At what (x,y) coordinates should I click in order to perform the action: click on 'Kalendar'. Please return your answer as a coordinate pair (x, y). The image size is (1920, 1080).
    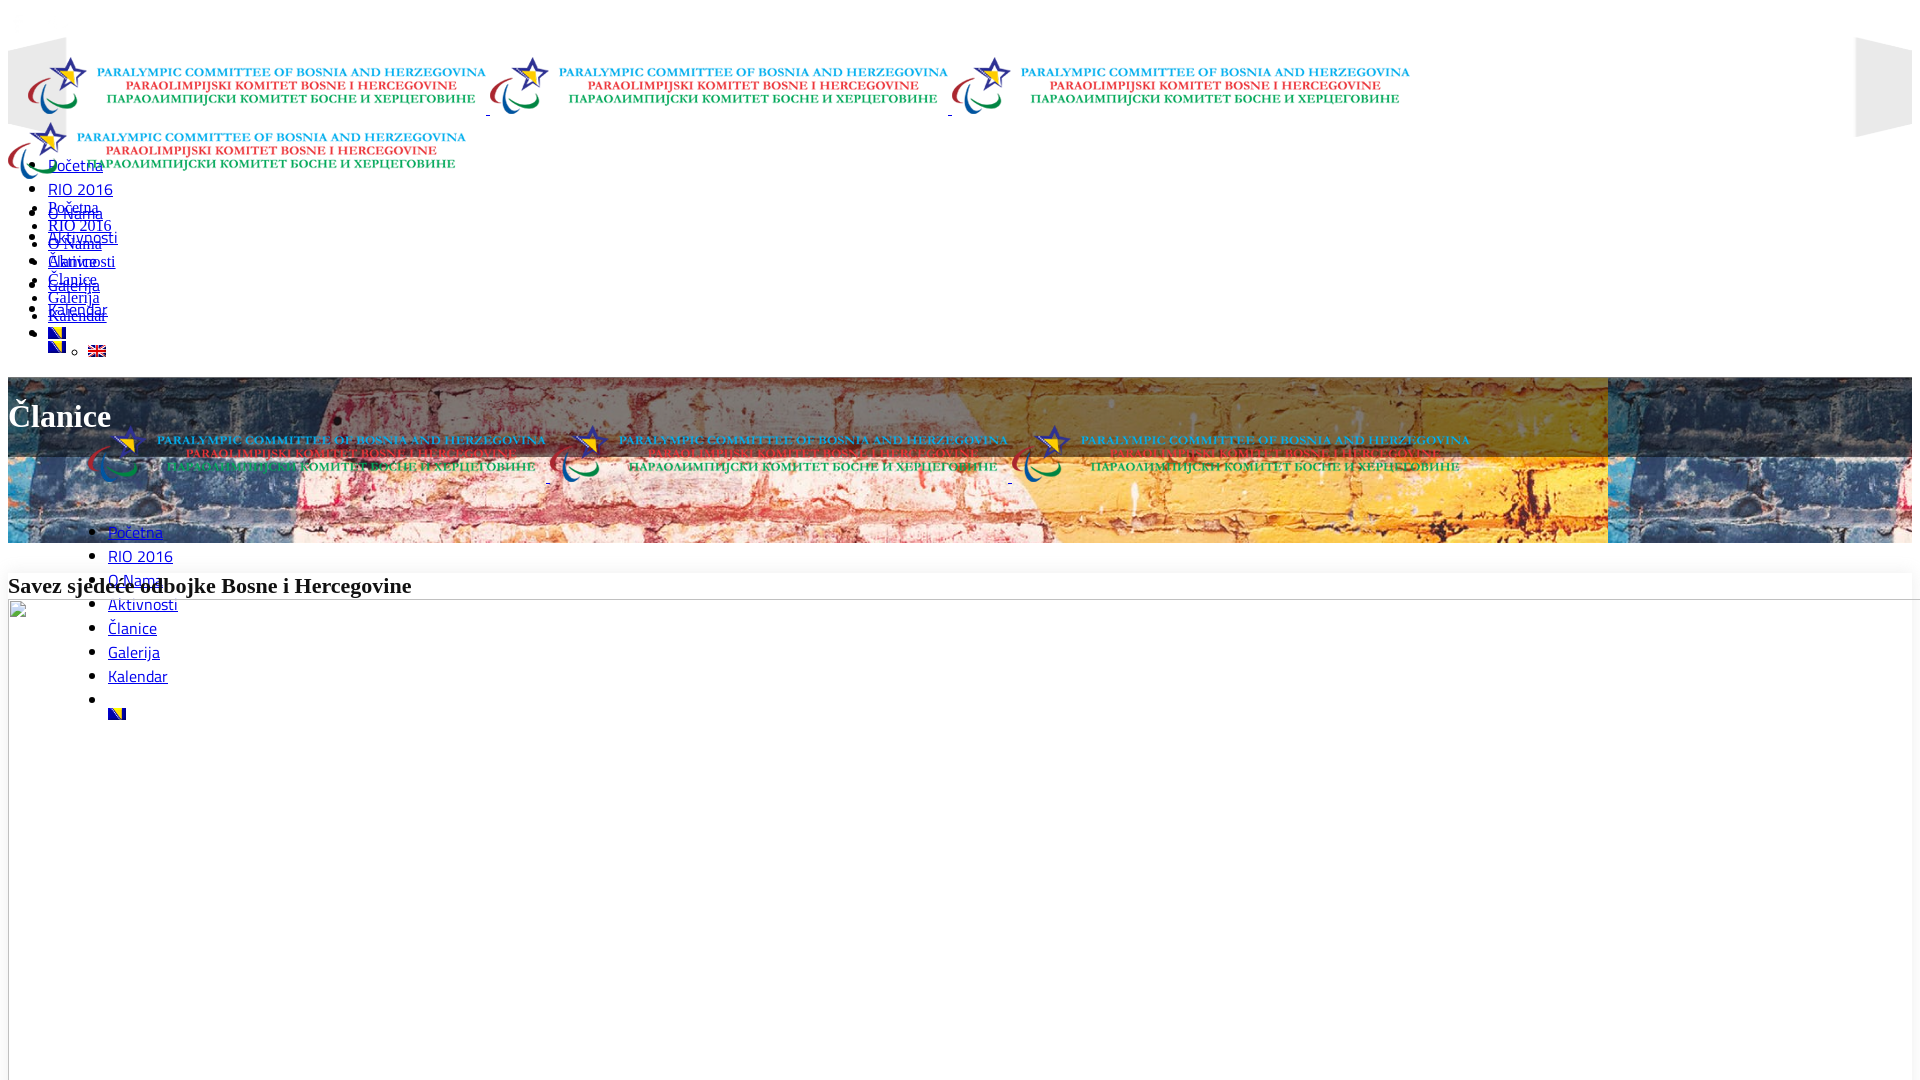
    Looking at the image, I should click on (77, 308).